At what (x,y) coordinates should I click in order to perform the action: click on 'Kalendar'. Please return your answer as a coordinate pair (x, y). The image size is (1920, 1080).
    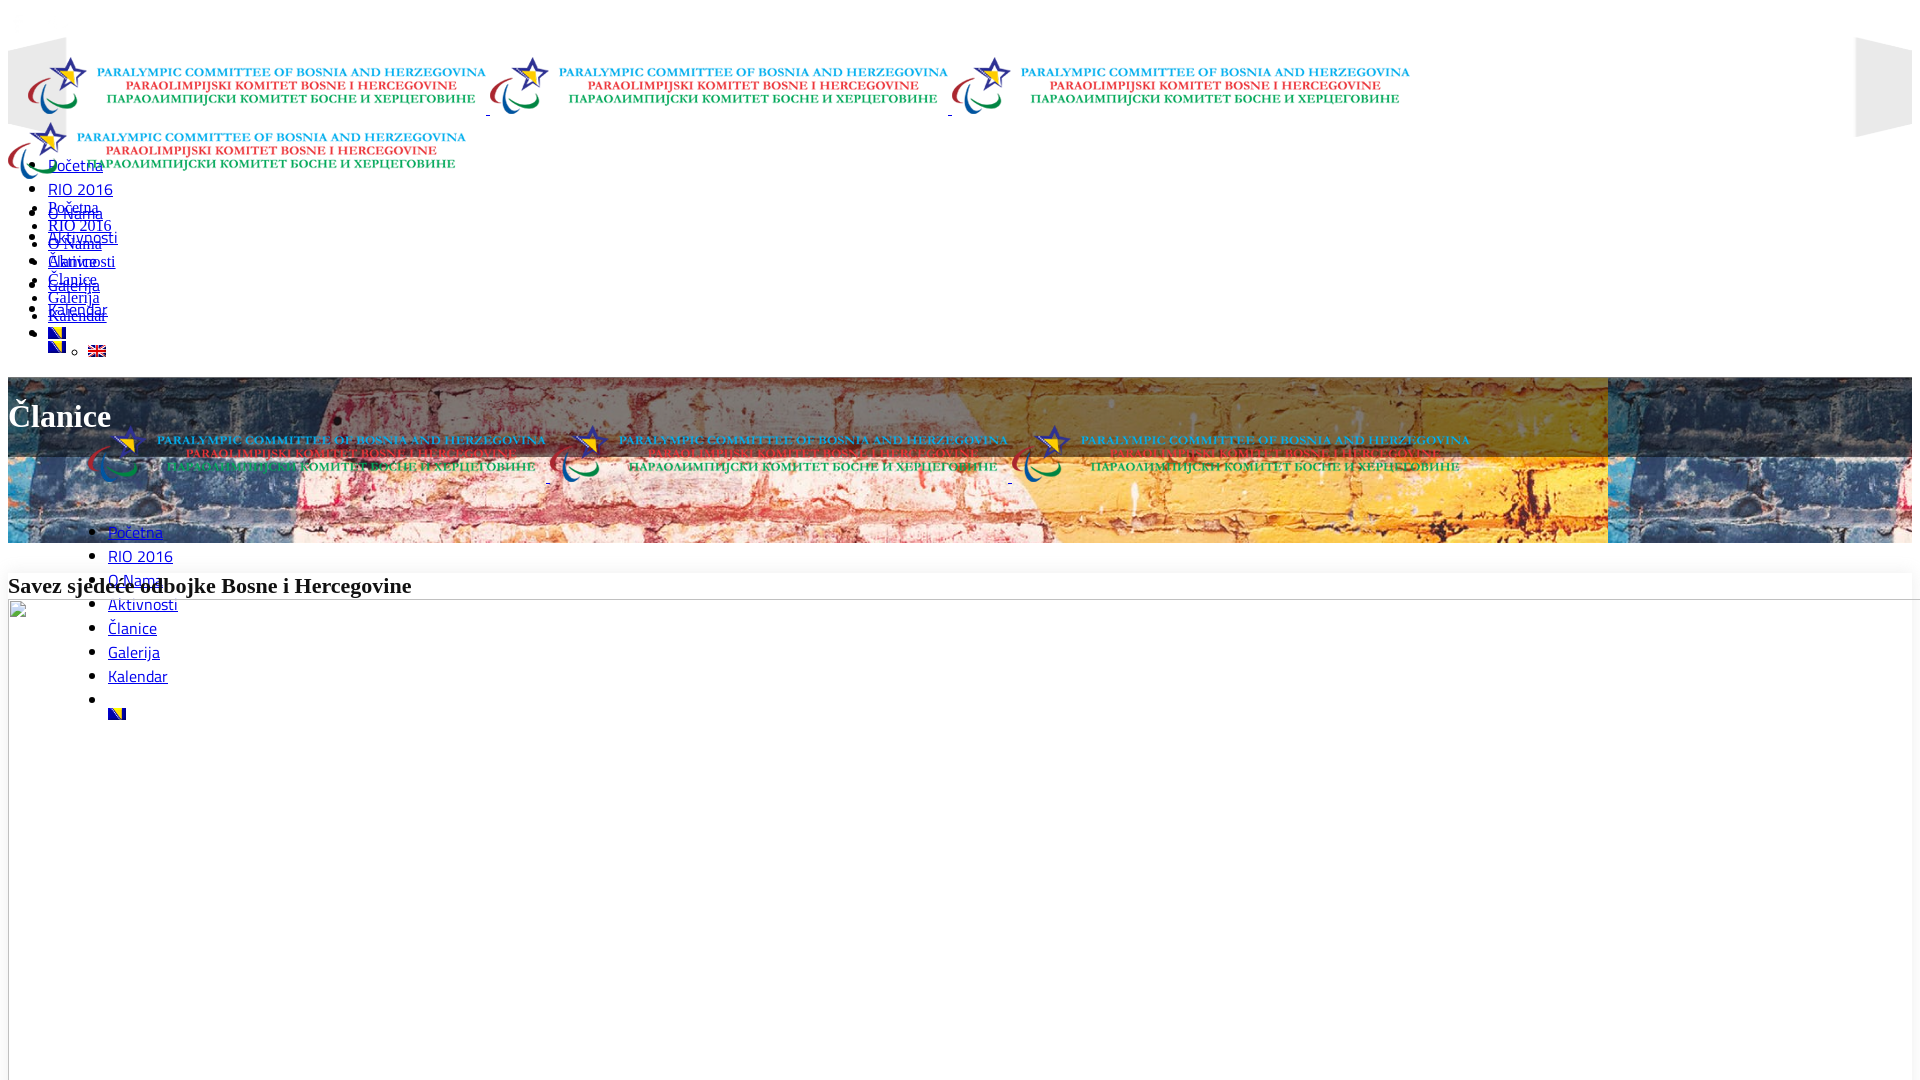
    Looking at the image, I should click on (77, 308).